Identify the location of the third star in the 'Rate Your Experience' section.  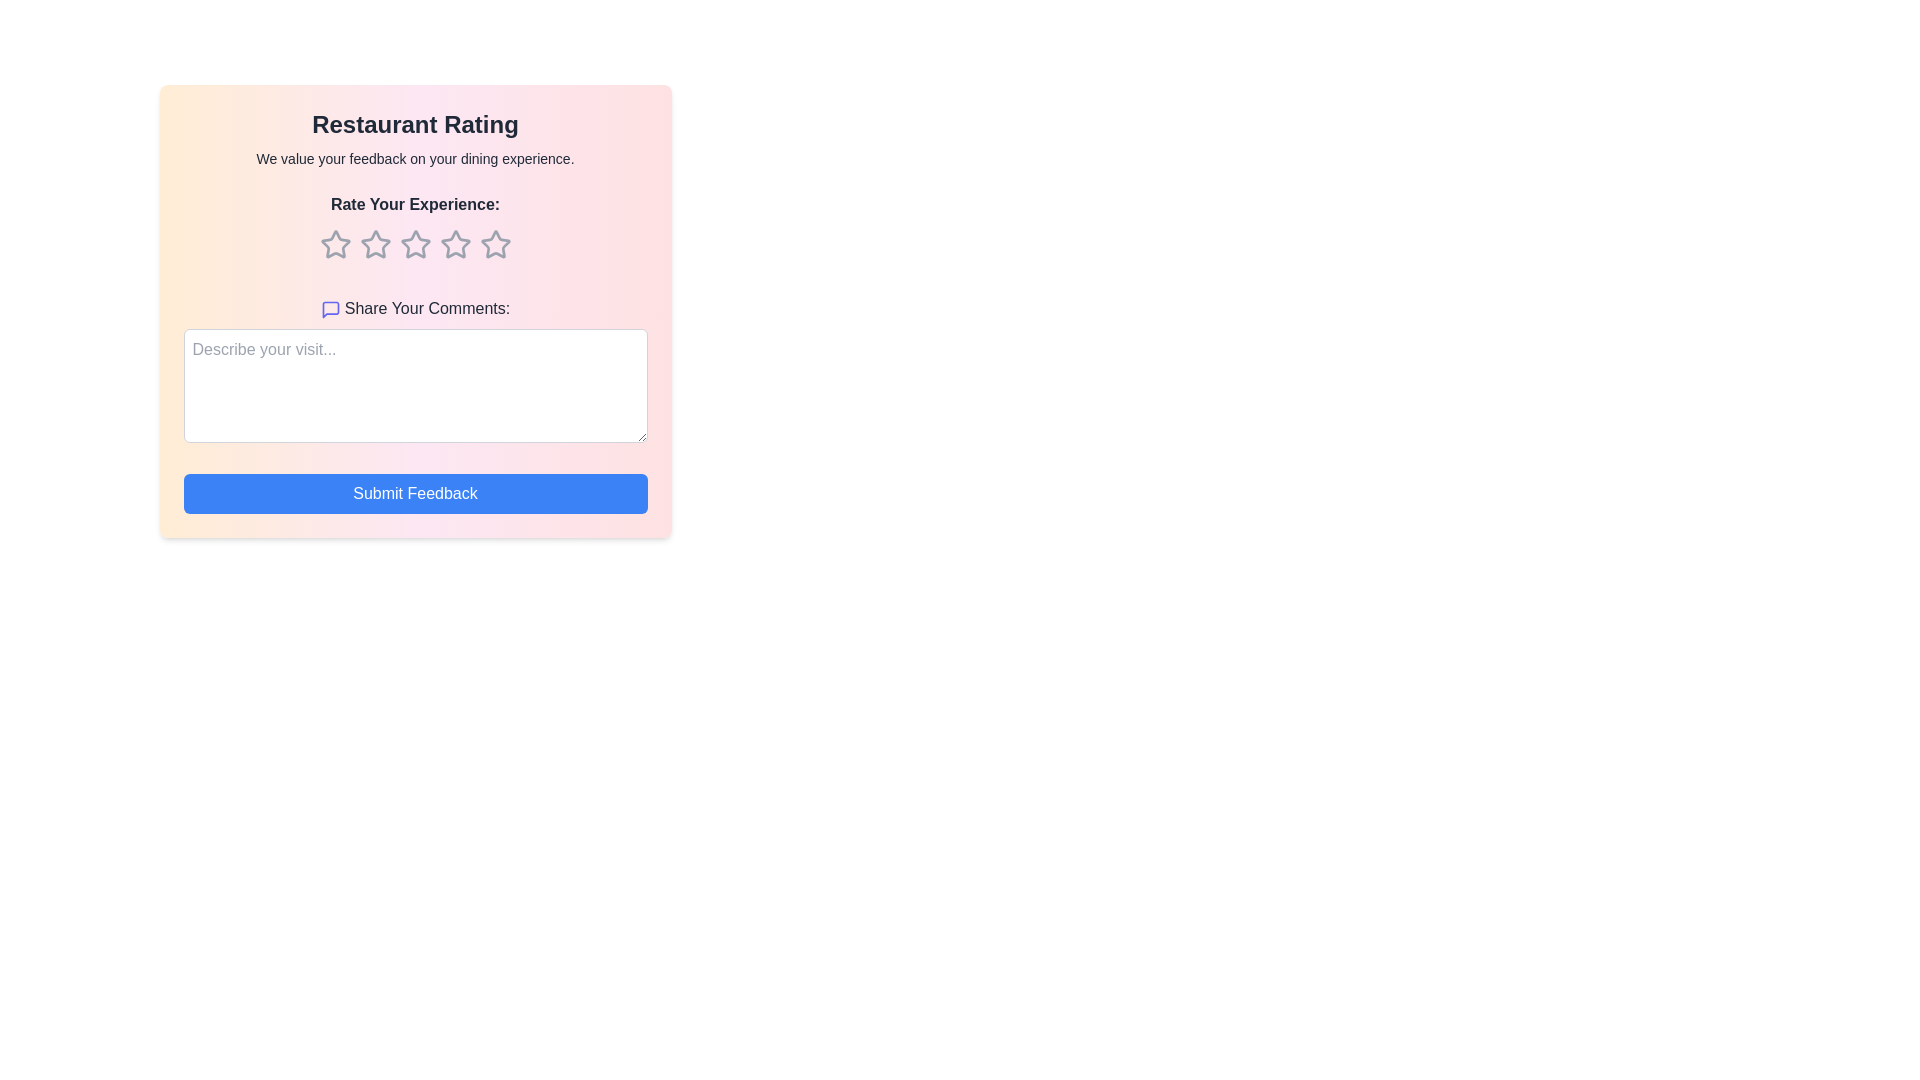
(414, 244).